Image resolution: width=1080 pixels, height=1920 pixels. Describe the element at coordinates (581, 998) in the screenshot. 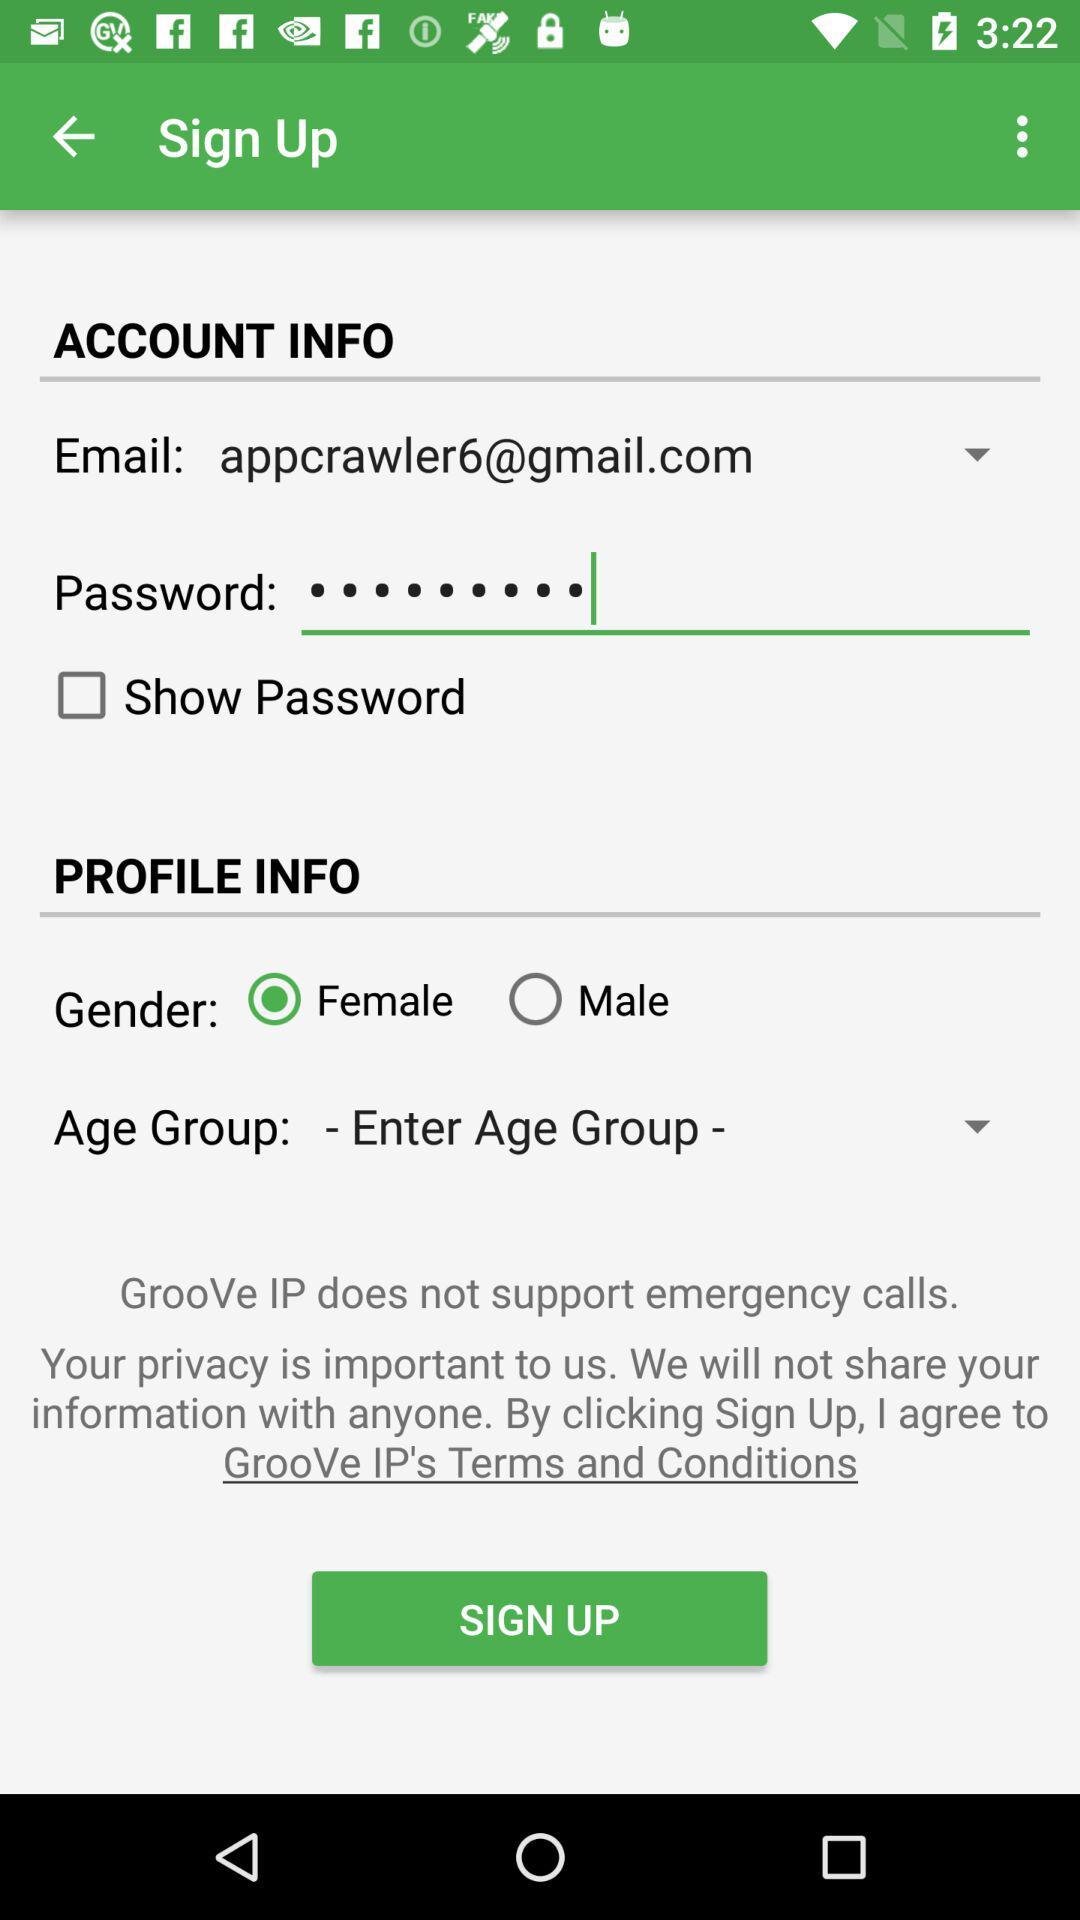

I see `the male icon` at that location.